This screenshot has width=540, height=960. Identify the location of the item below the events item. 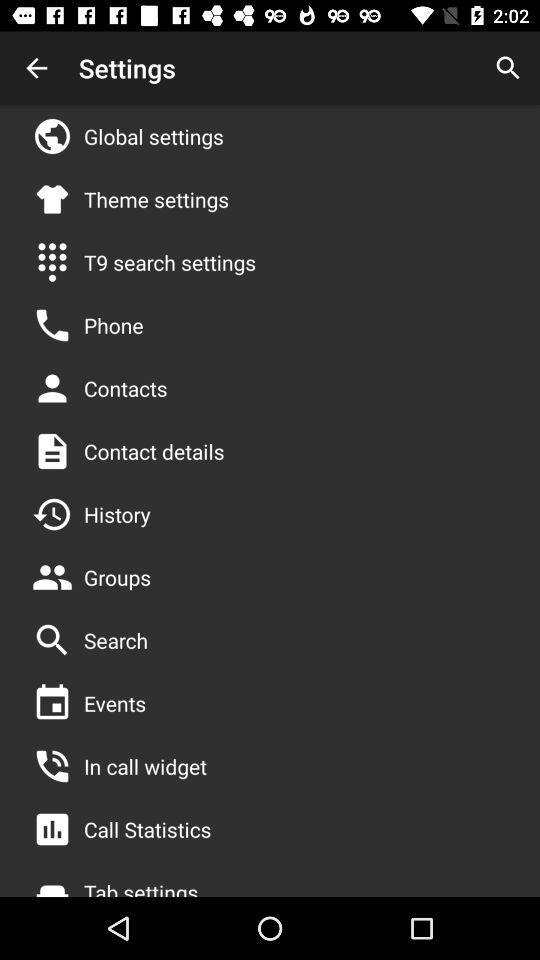
(144, 765).